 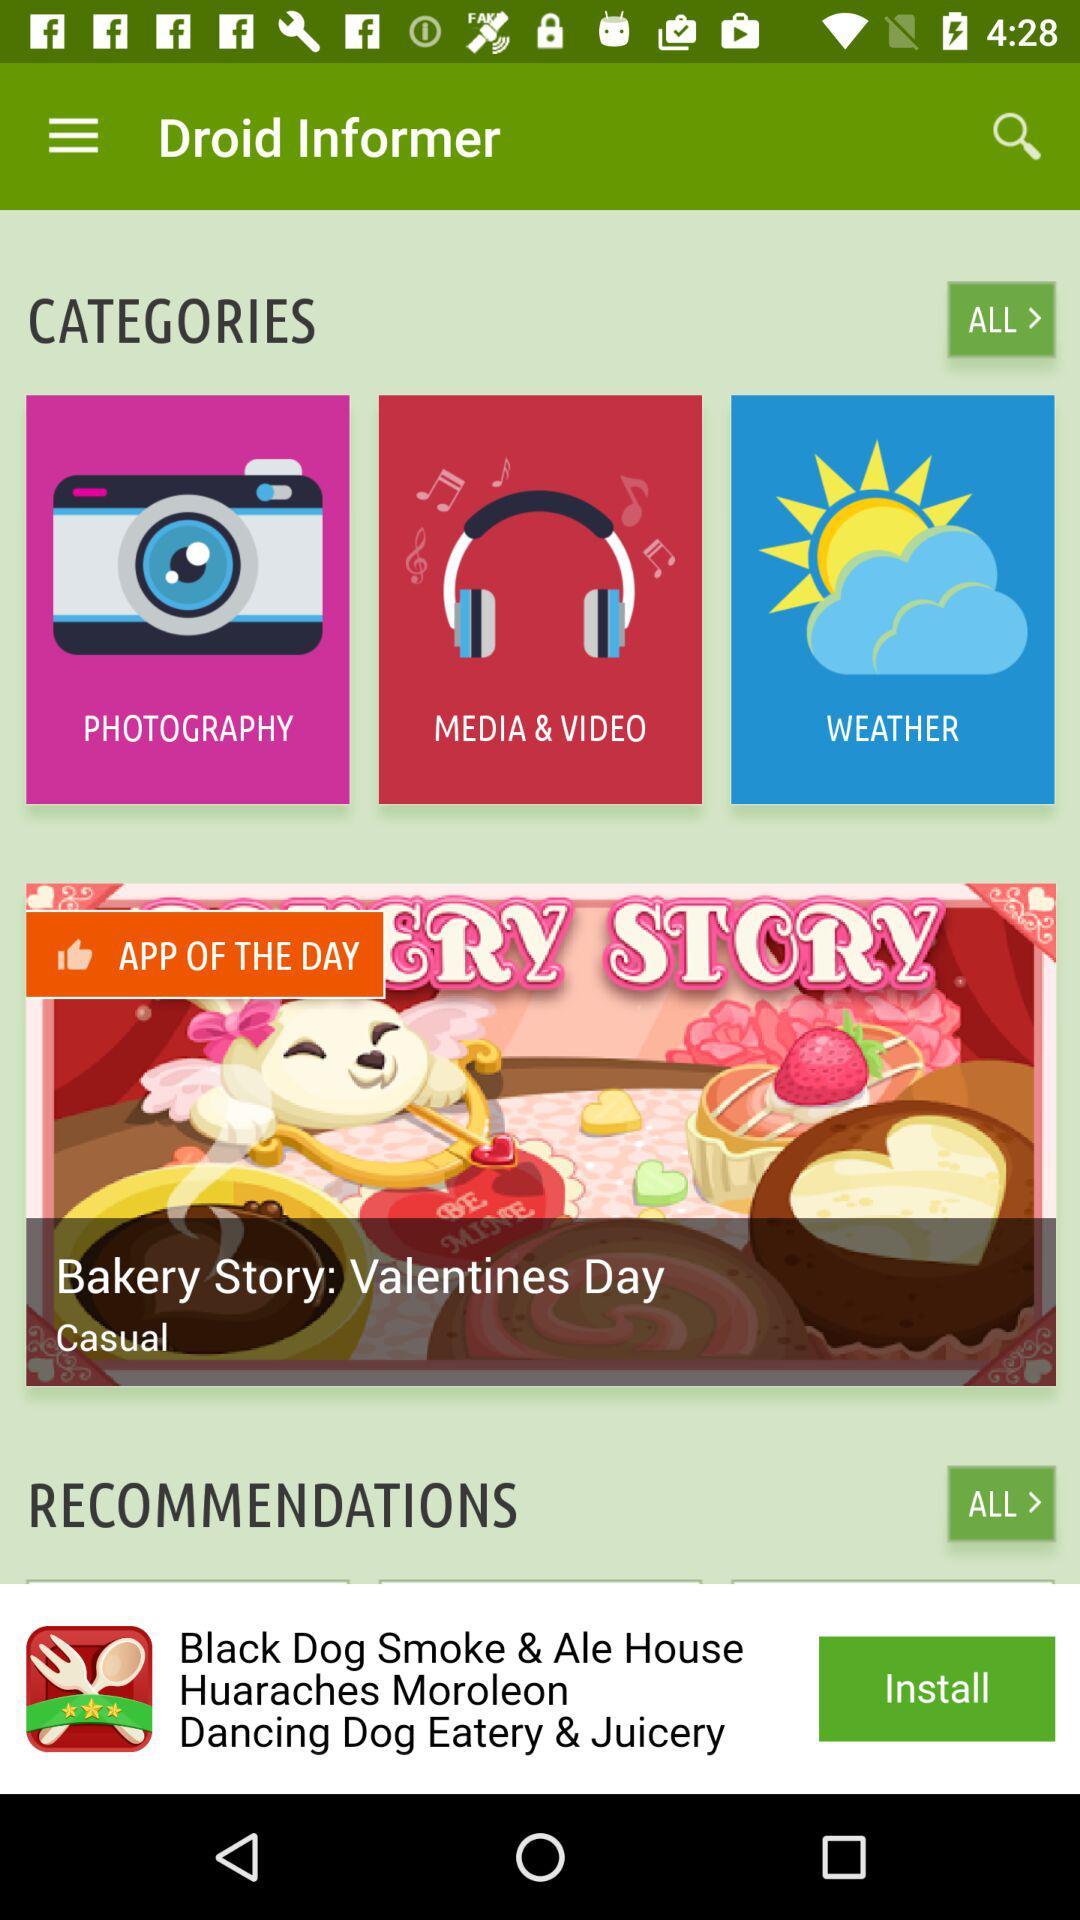 I want to click on advertisement, so click(x=540, y=1688).